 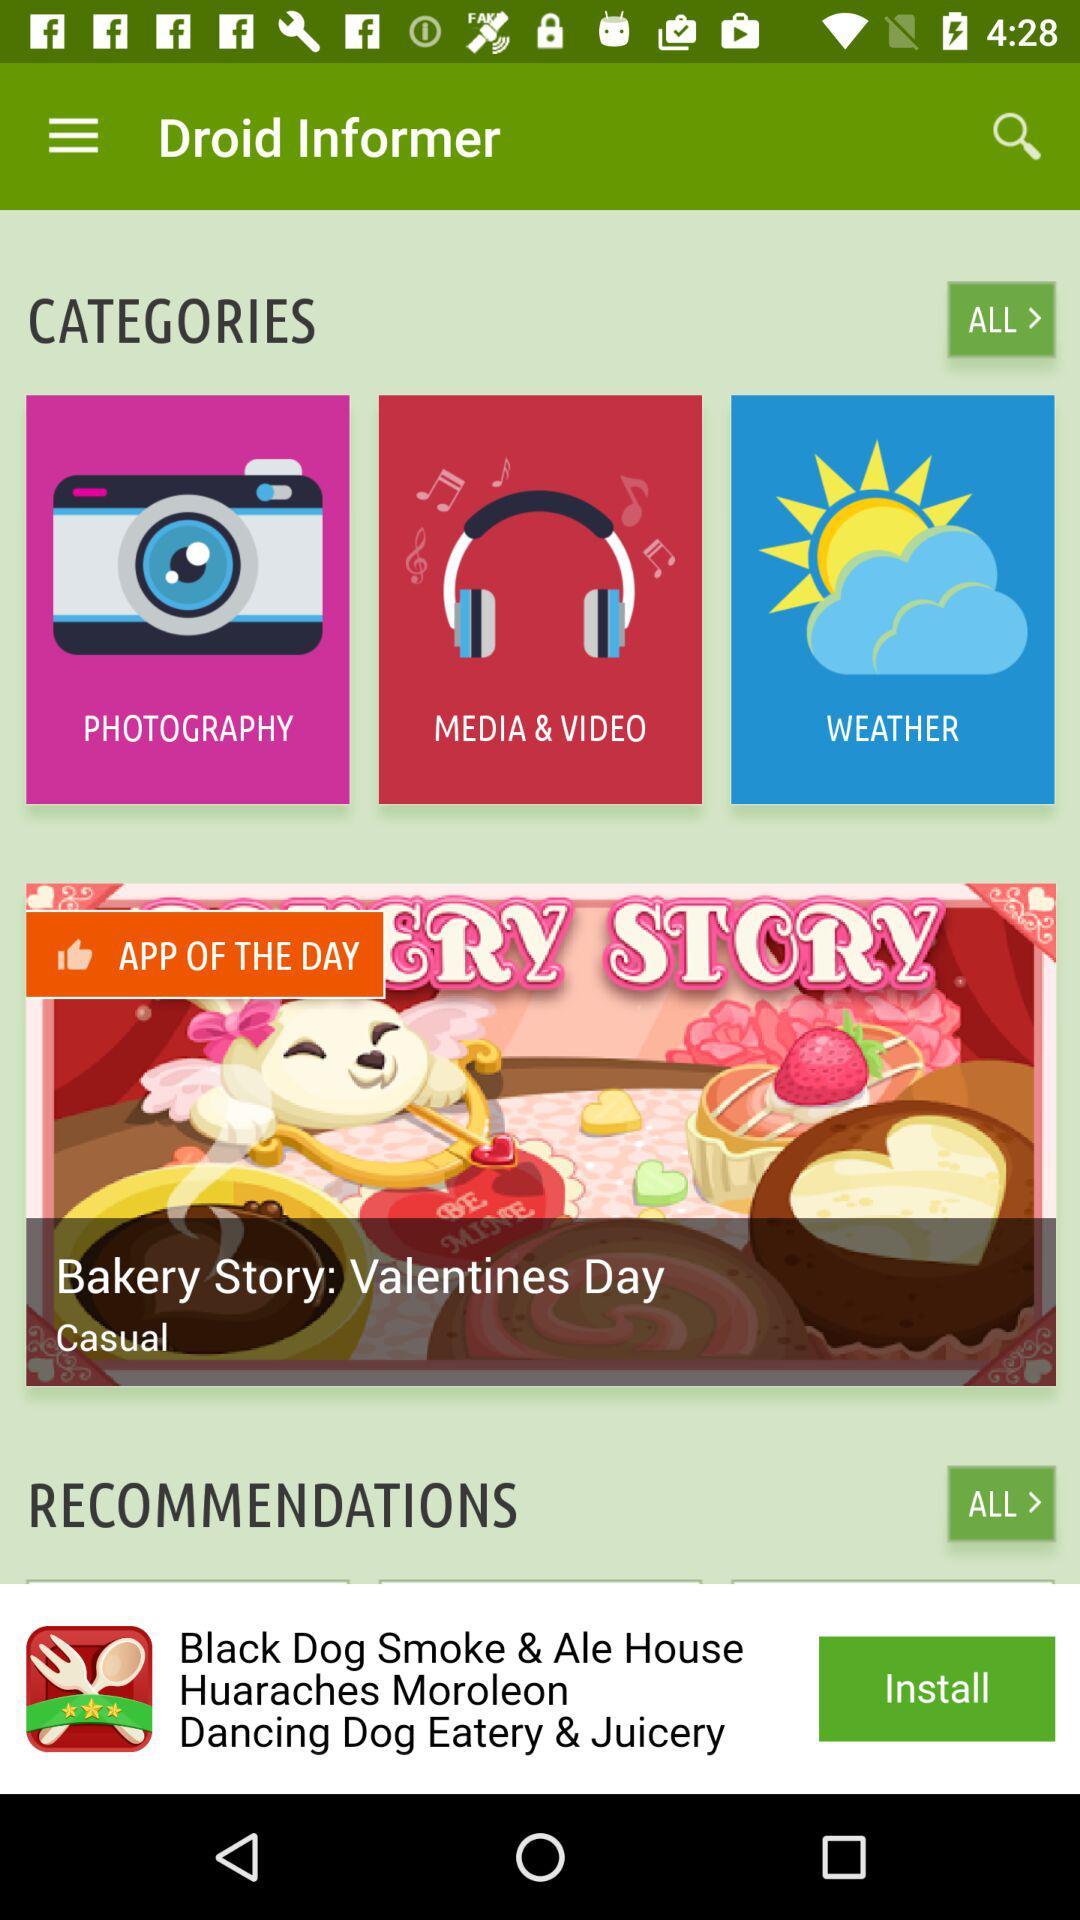 I want to click on advertisement, so click(x=540, y=1688).